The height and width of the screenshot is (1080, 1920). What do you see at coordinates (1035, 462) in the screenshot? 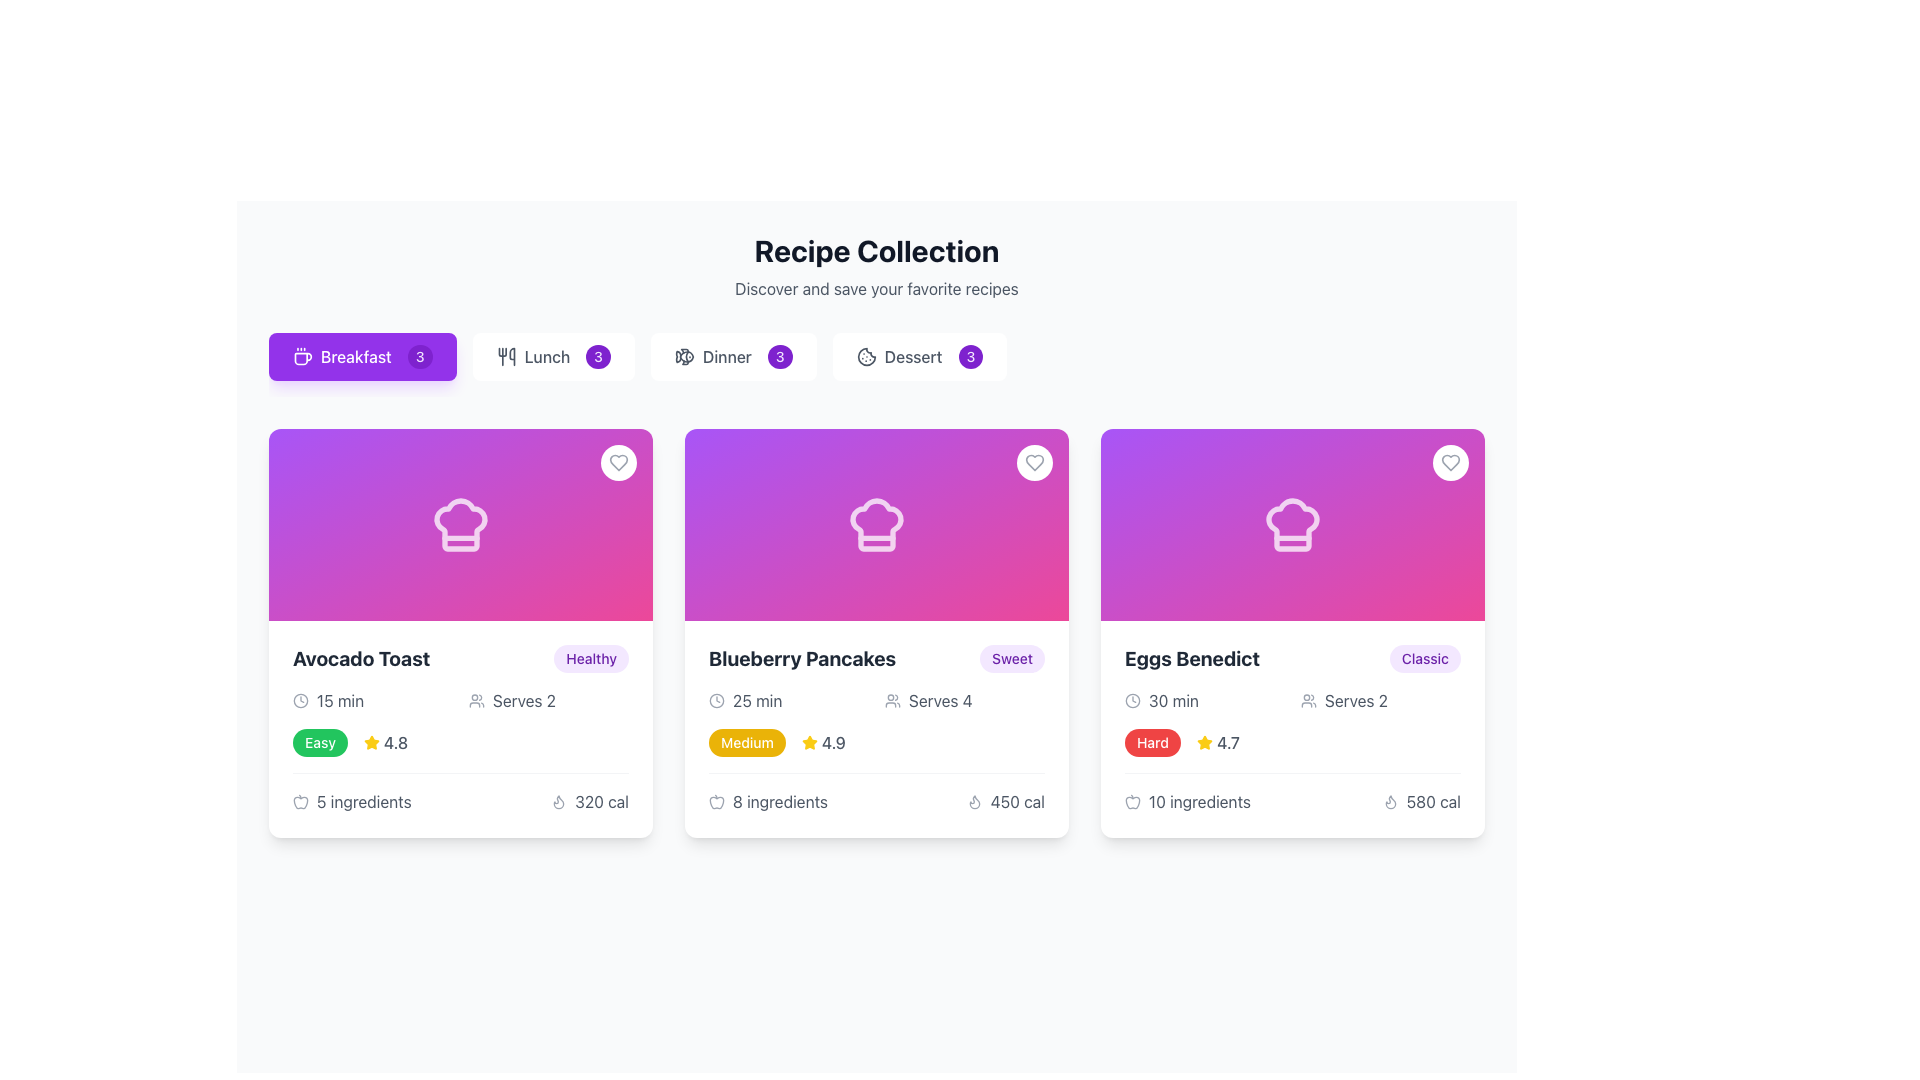
I see `the circular button with a heart icon located in the top-right corner of the 'Blueberry Pancakes' card to change its color from gray to red` at bounding box center [1035, 462].